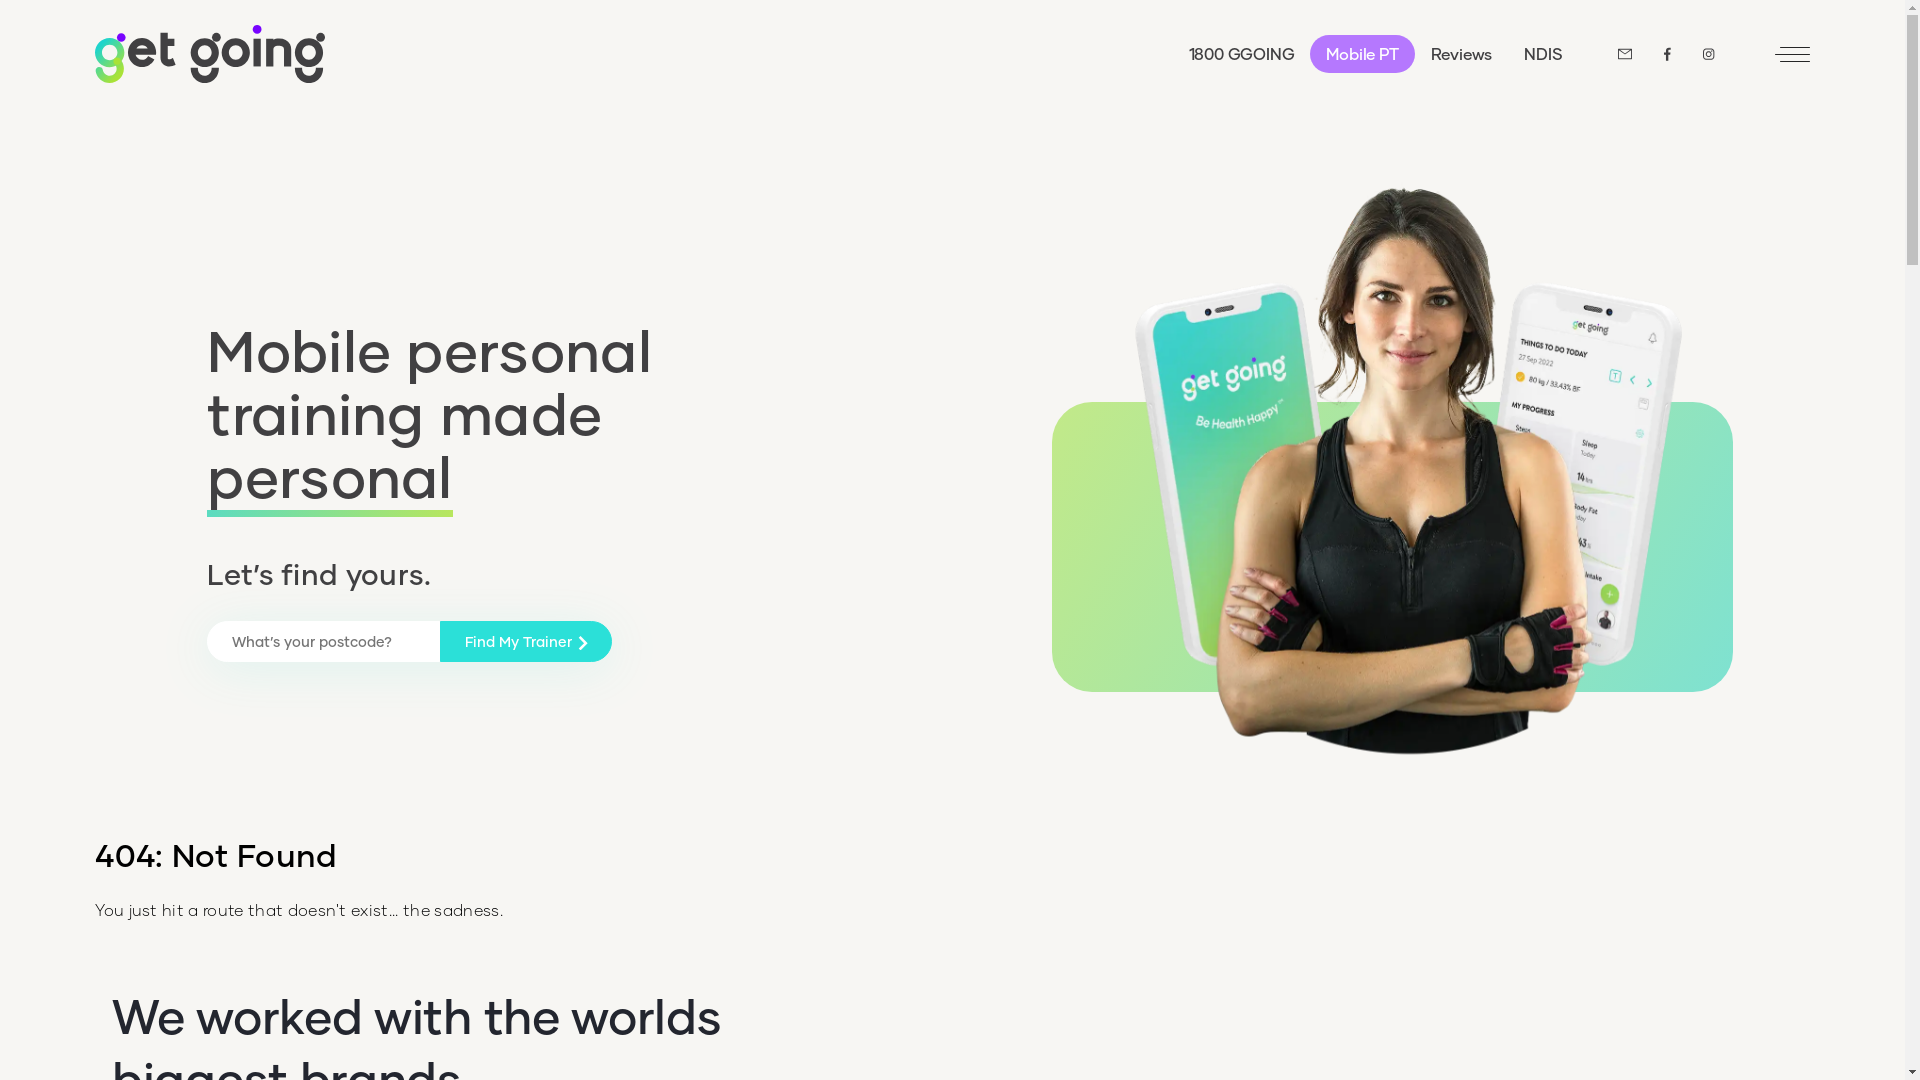 The height and width of the screenshot is (1080, 1920). I want to click on 'Reviews', so click(1462, 53).